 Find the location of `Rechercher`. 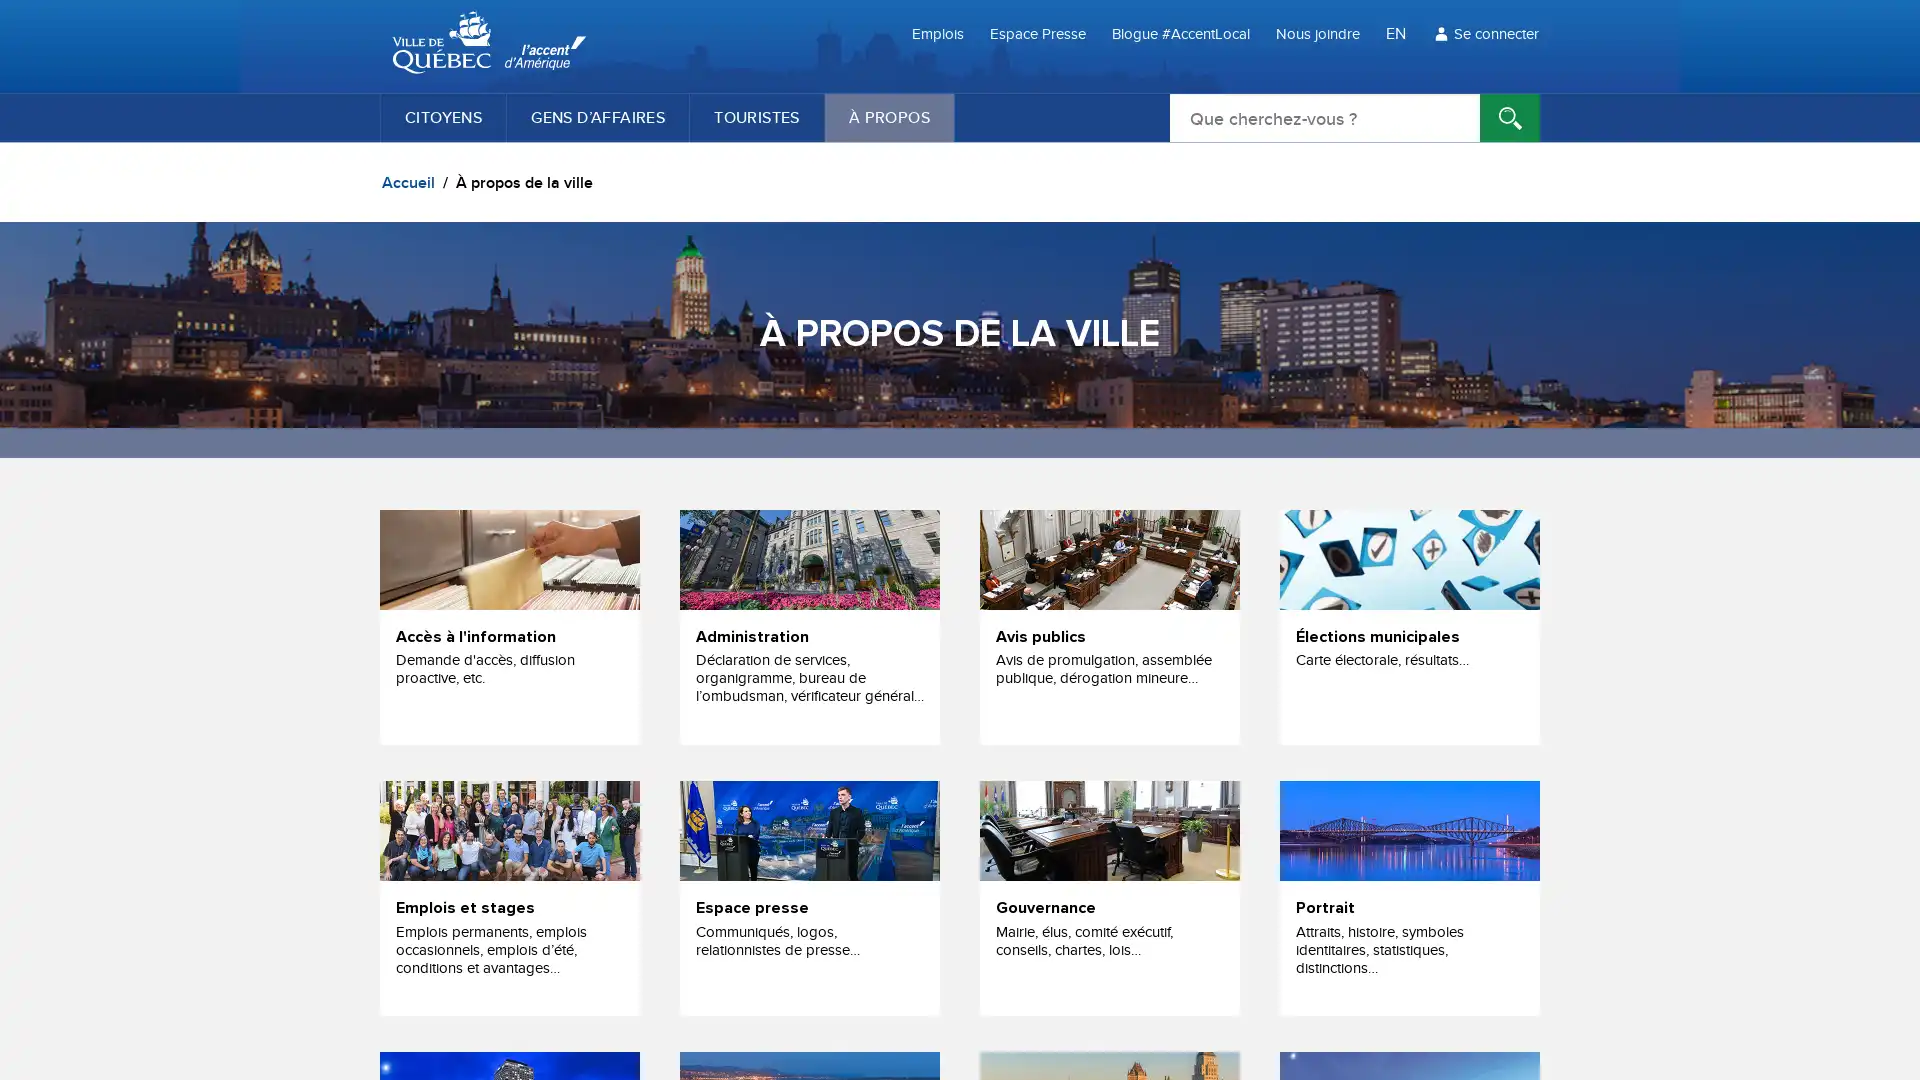

Rechercher is located at coordinates (1510, 118).